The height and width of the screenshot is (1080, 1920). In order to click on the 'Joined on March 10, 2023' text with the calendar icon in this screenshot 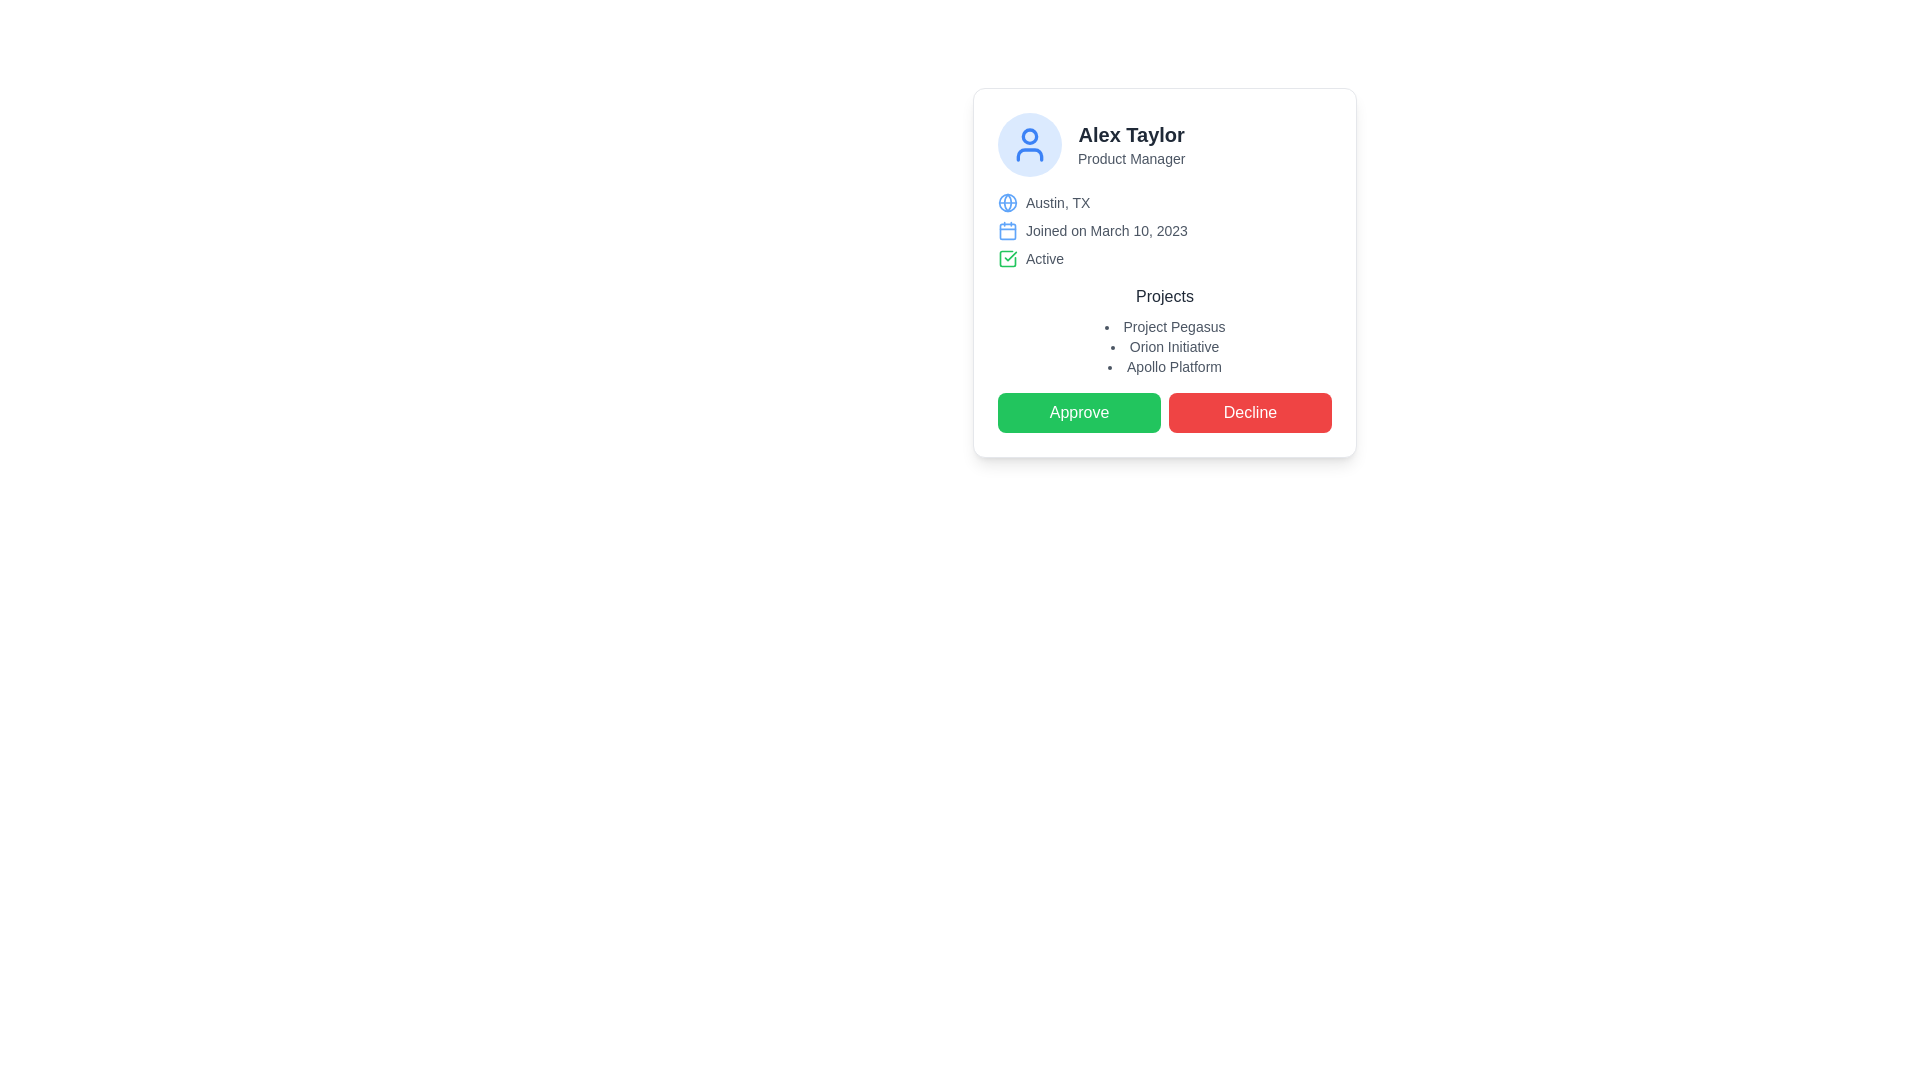, I will do `click(1165, 230)`.